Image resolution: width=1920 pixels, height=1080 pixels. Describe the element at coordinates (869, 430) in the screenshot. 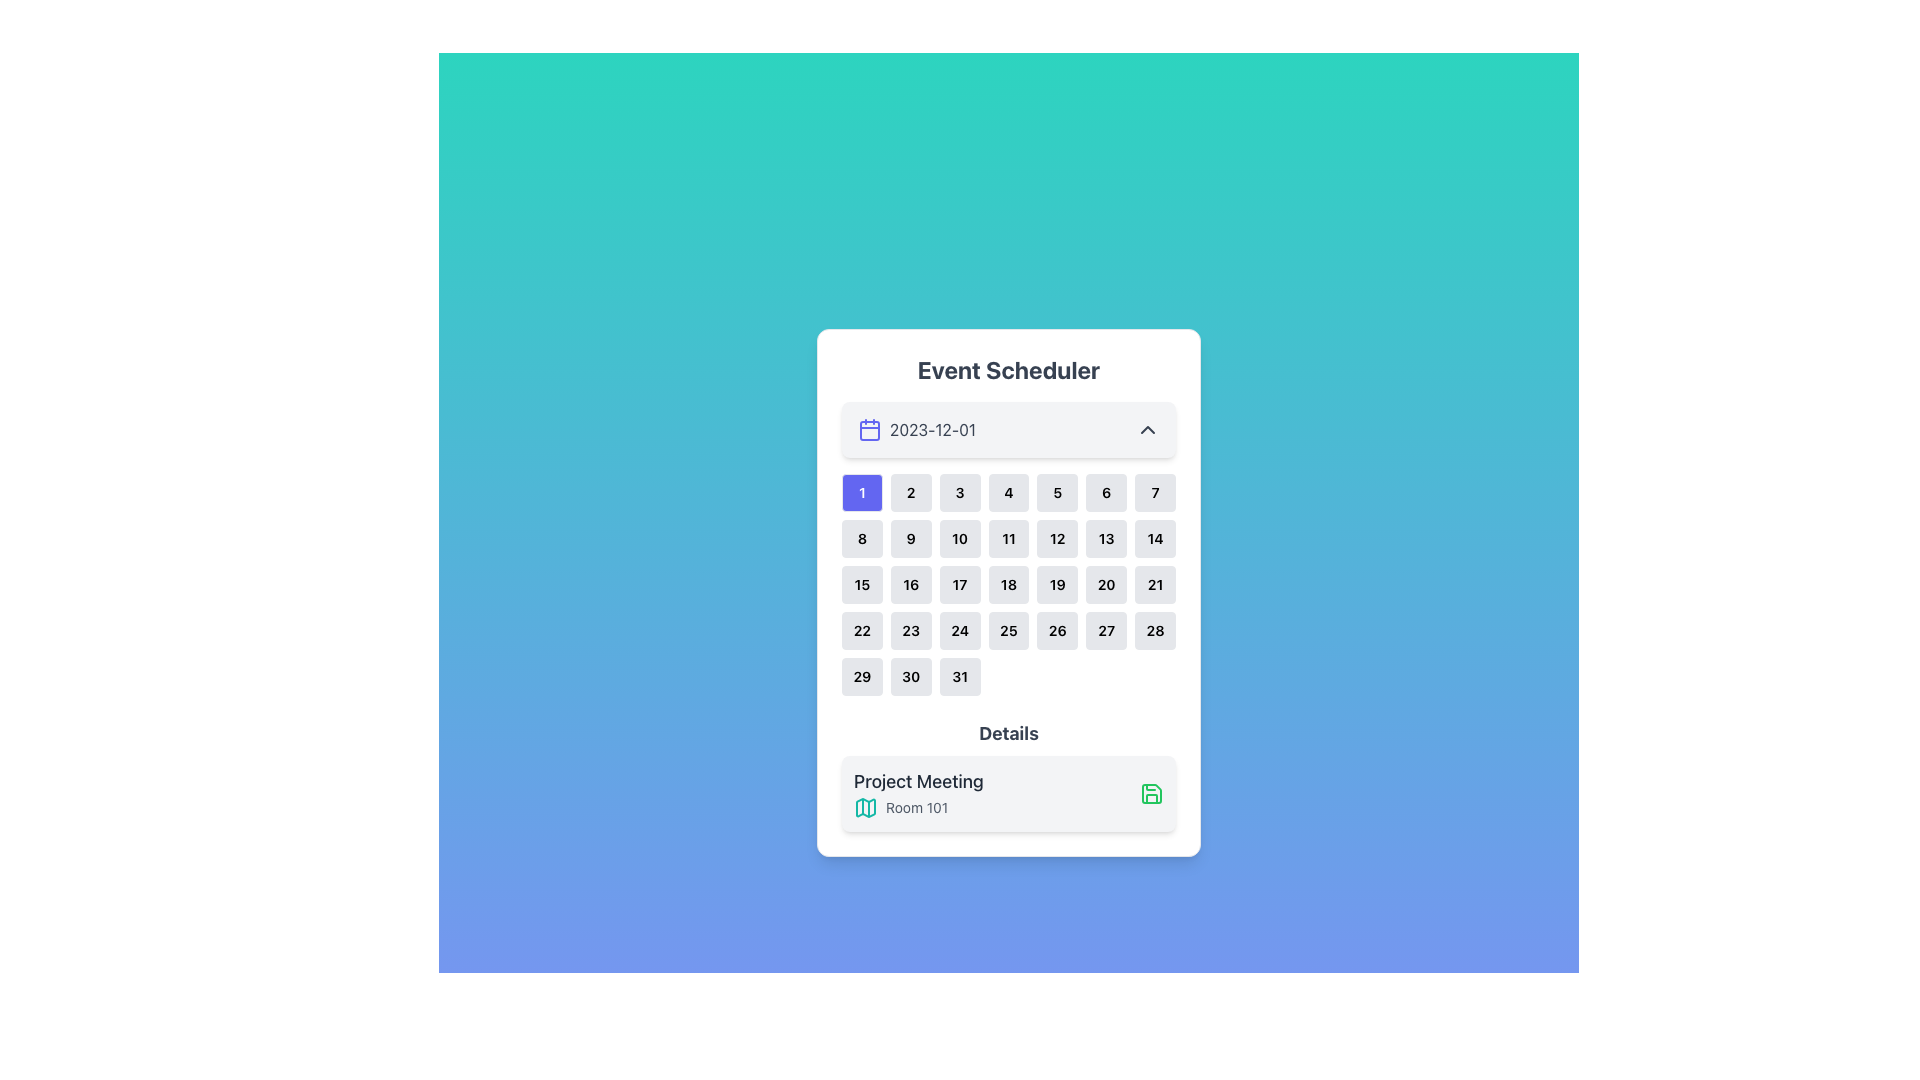

I see `the Graphics component of the calendar icon SVG, which visually represents the calendar's main section and is positioned near the top-left of the icon` at that location.